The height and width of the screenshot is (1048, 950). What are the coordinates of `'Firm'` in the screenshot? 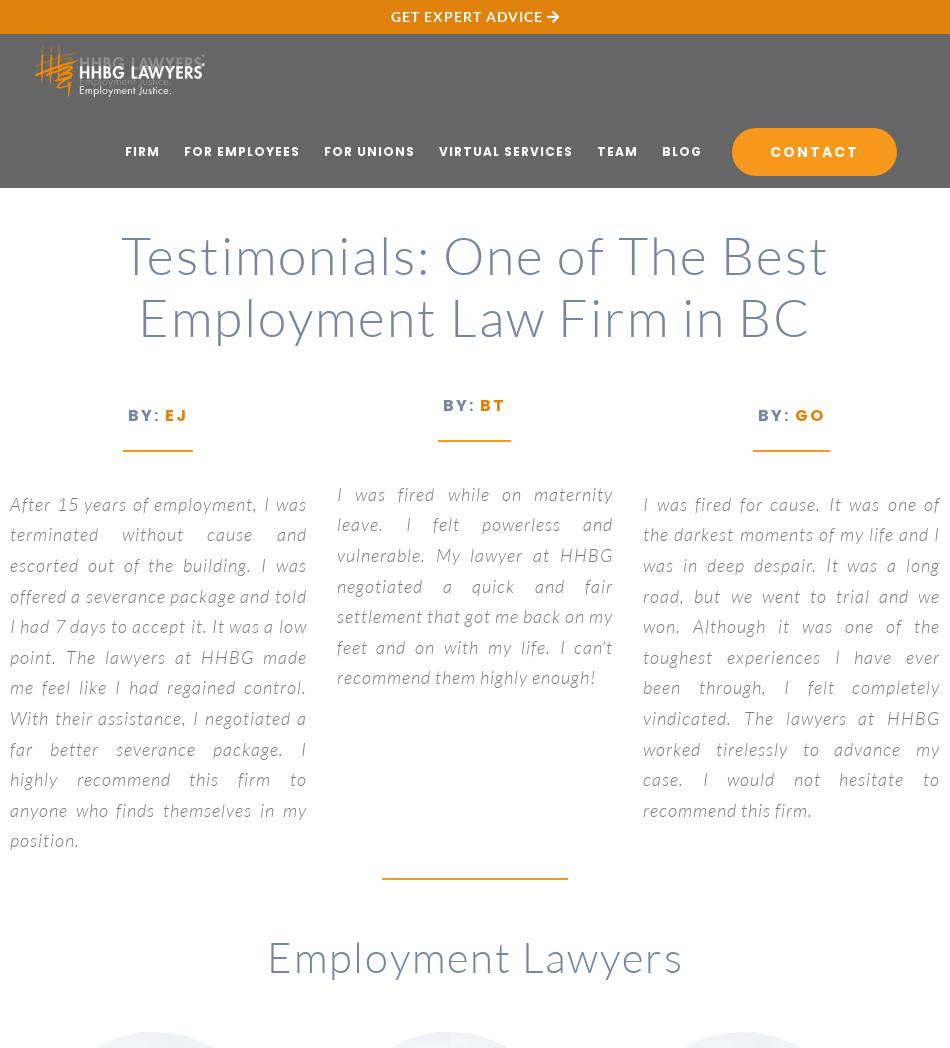 It's located at (142, 150).